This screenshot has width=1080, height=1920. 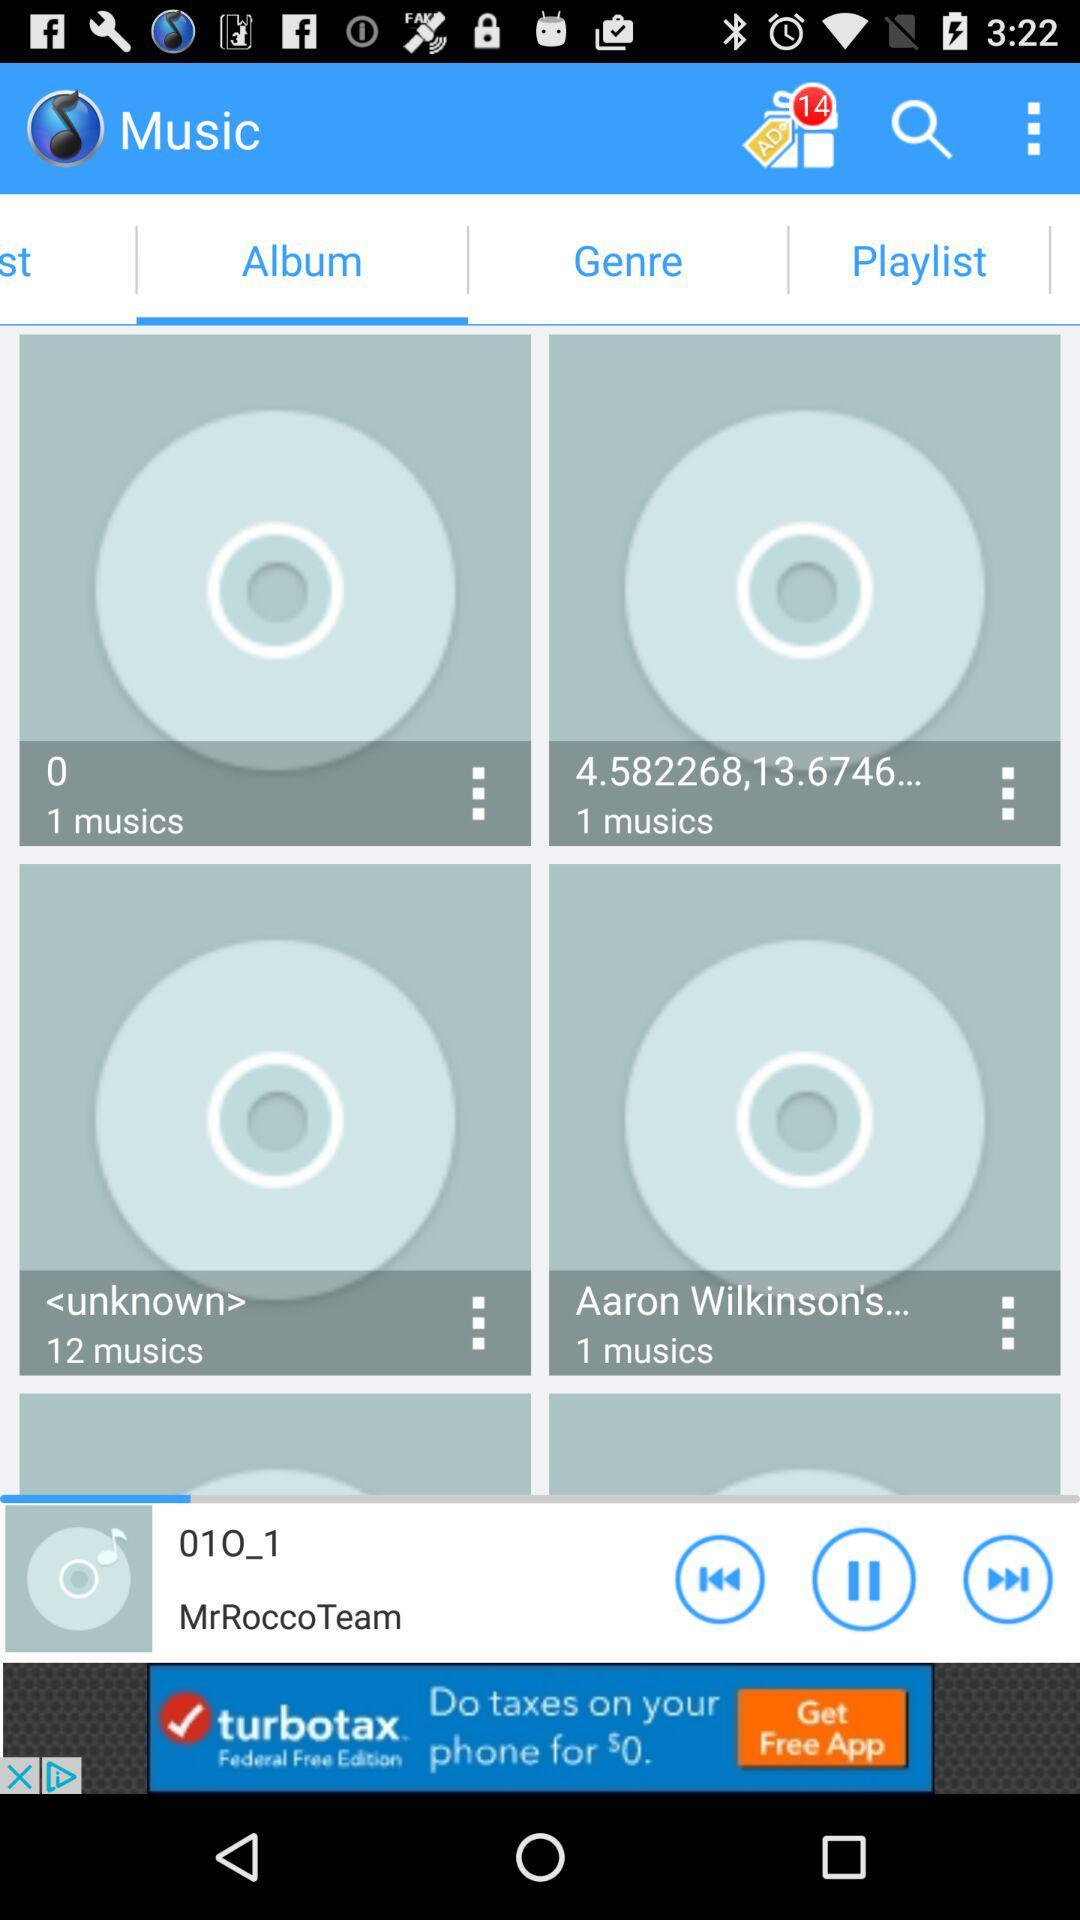 What do you see at coordinates (275, 589) in the screenshot?
I see `the first block under the album` at bounding box center [275, 589].